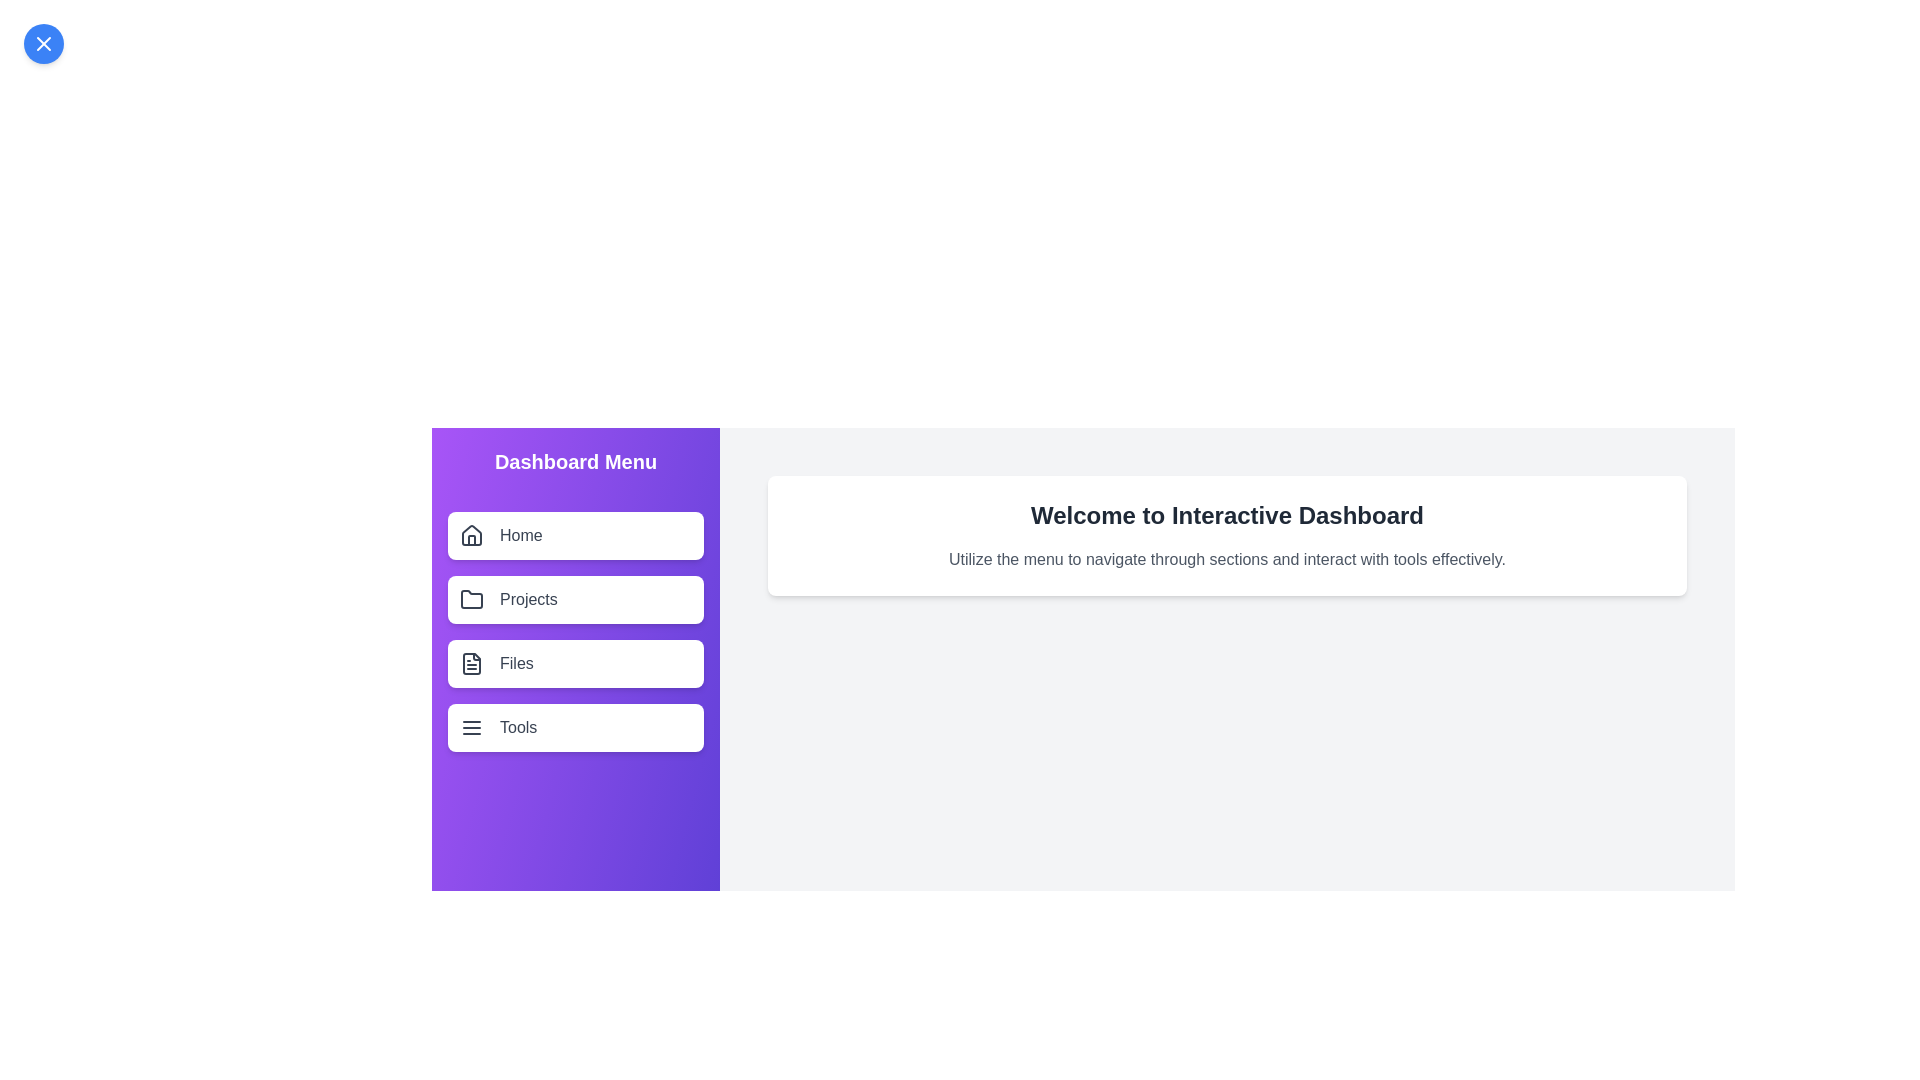 The width and height of the screenshot is (1920, 1080). What do you see at coordinates (575, 663) in the screenshot?
I see `the menu item labeled 'Files' to observe visual feedback` at bounding box center [575, 663].